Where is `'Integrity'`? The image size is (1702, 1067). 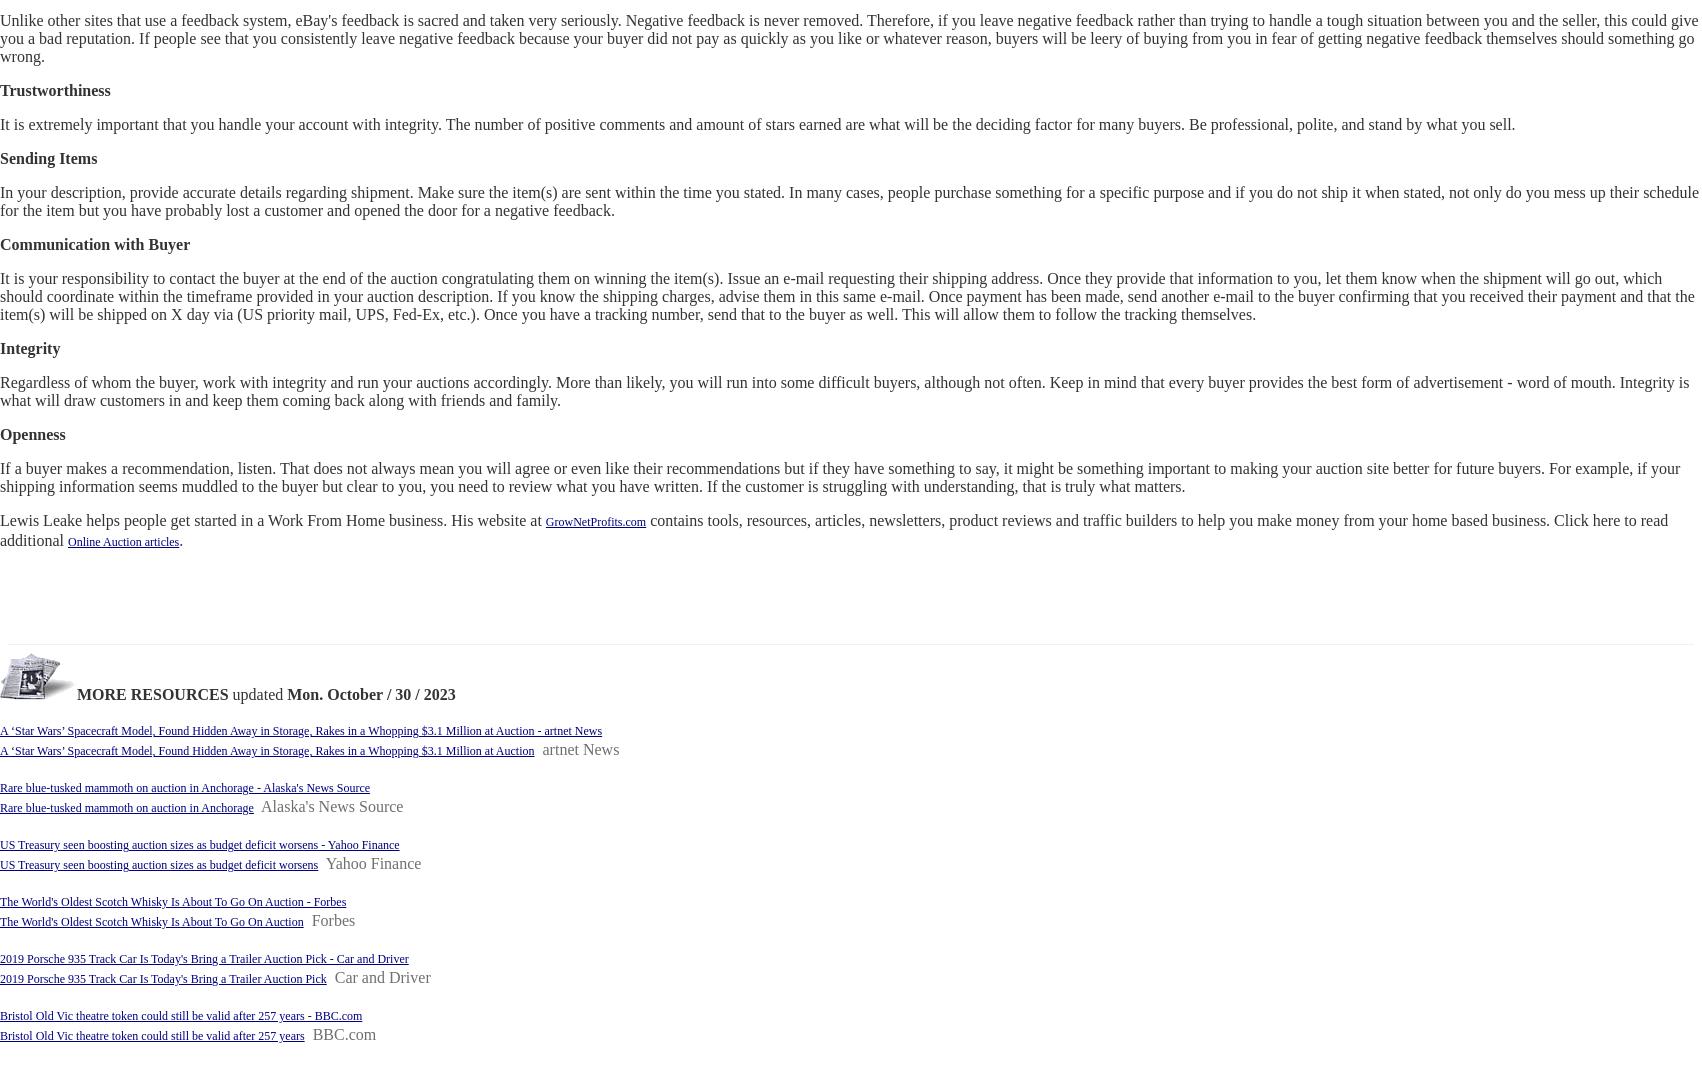 'Integrity' is located at coordinates (29, 348).